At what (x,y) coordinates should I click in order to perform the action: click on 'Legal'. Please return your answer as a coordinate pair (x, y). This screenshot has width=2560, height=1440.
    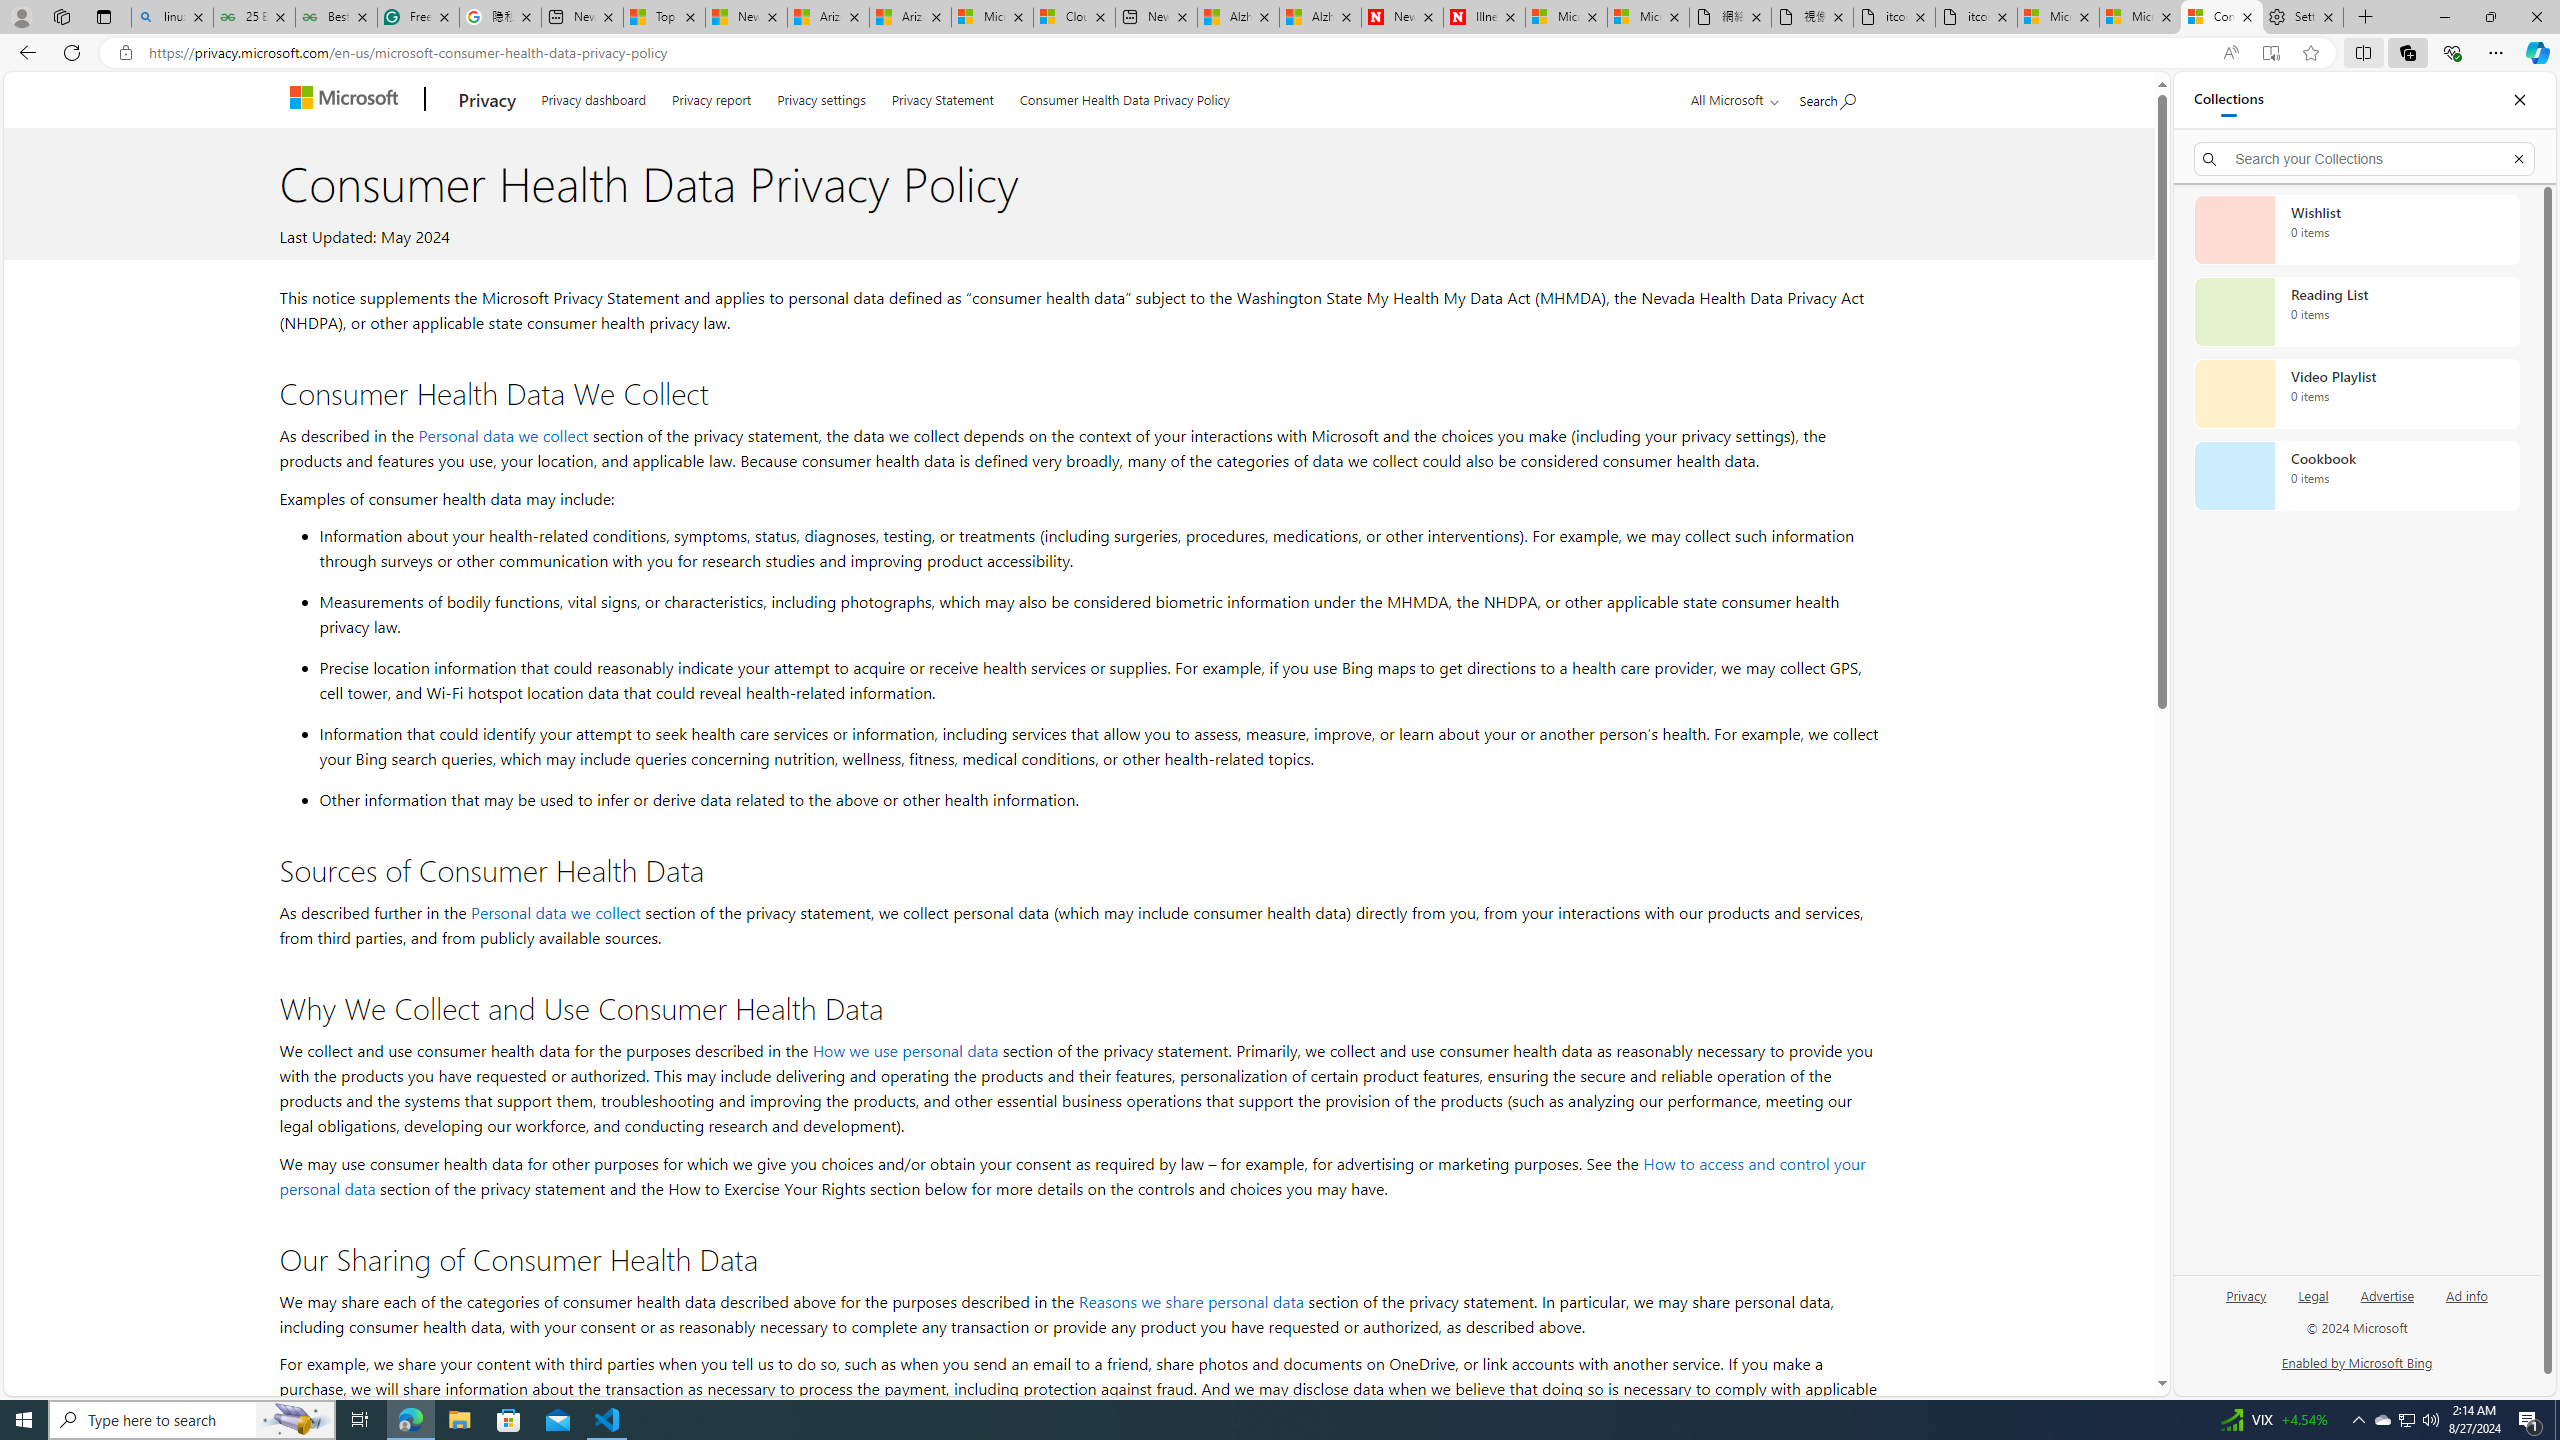
    Looking at the image, I should click on (2314, 1294).